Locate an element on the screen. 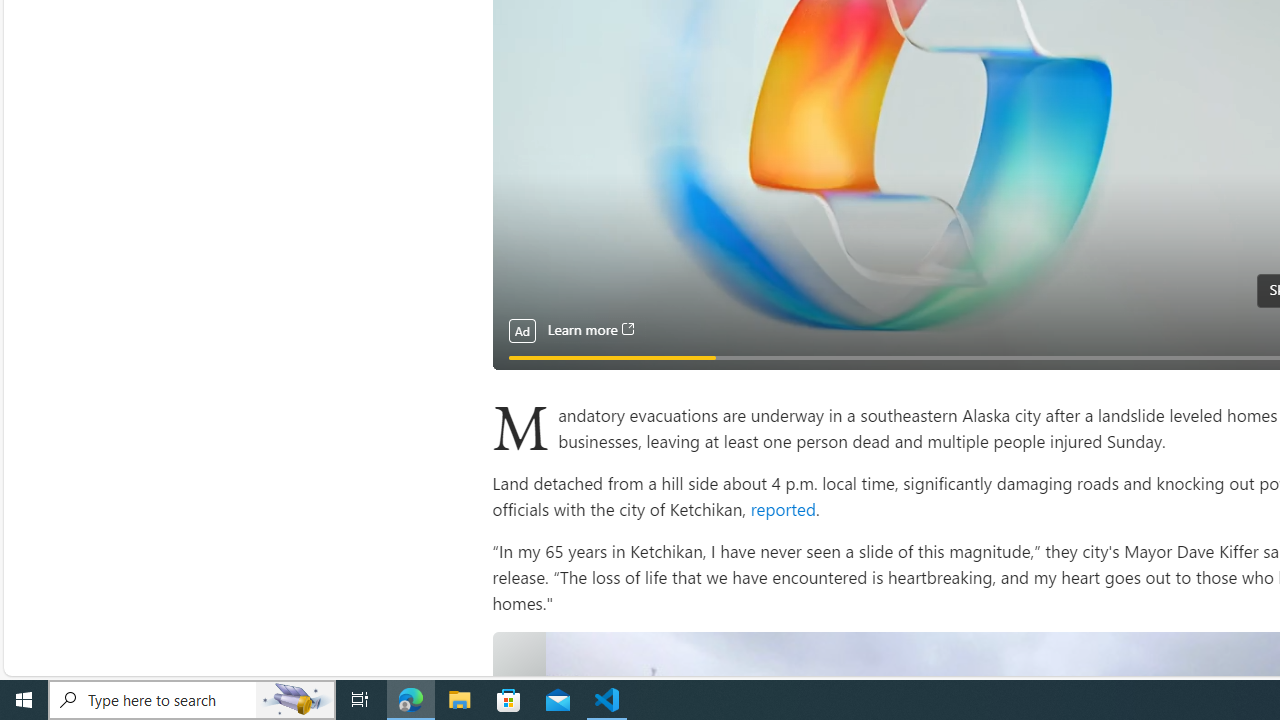 This screenshot has height=720, width=1280. 'Seek Back' is located at coordinates (560, 346).